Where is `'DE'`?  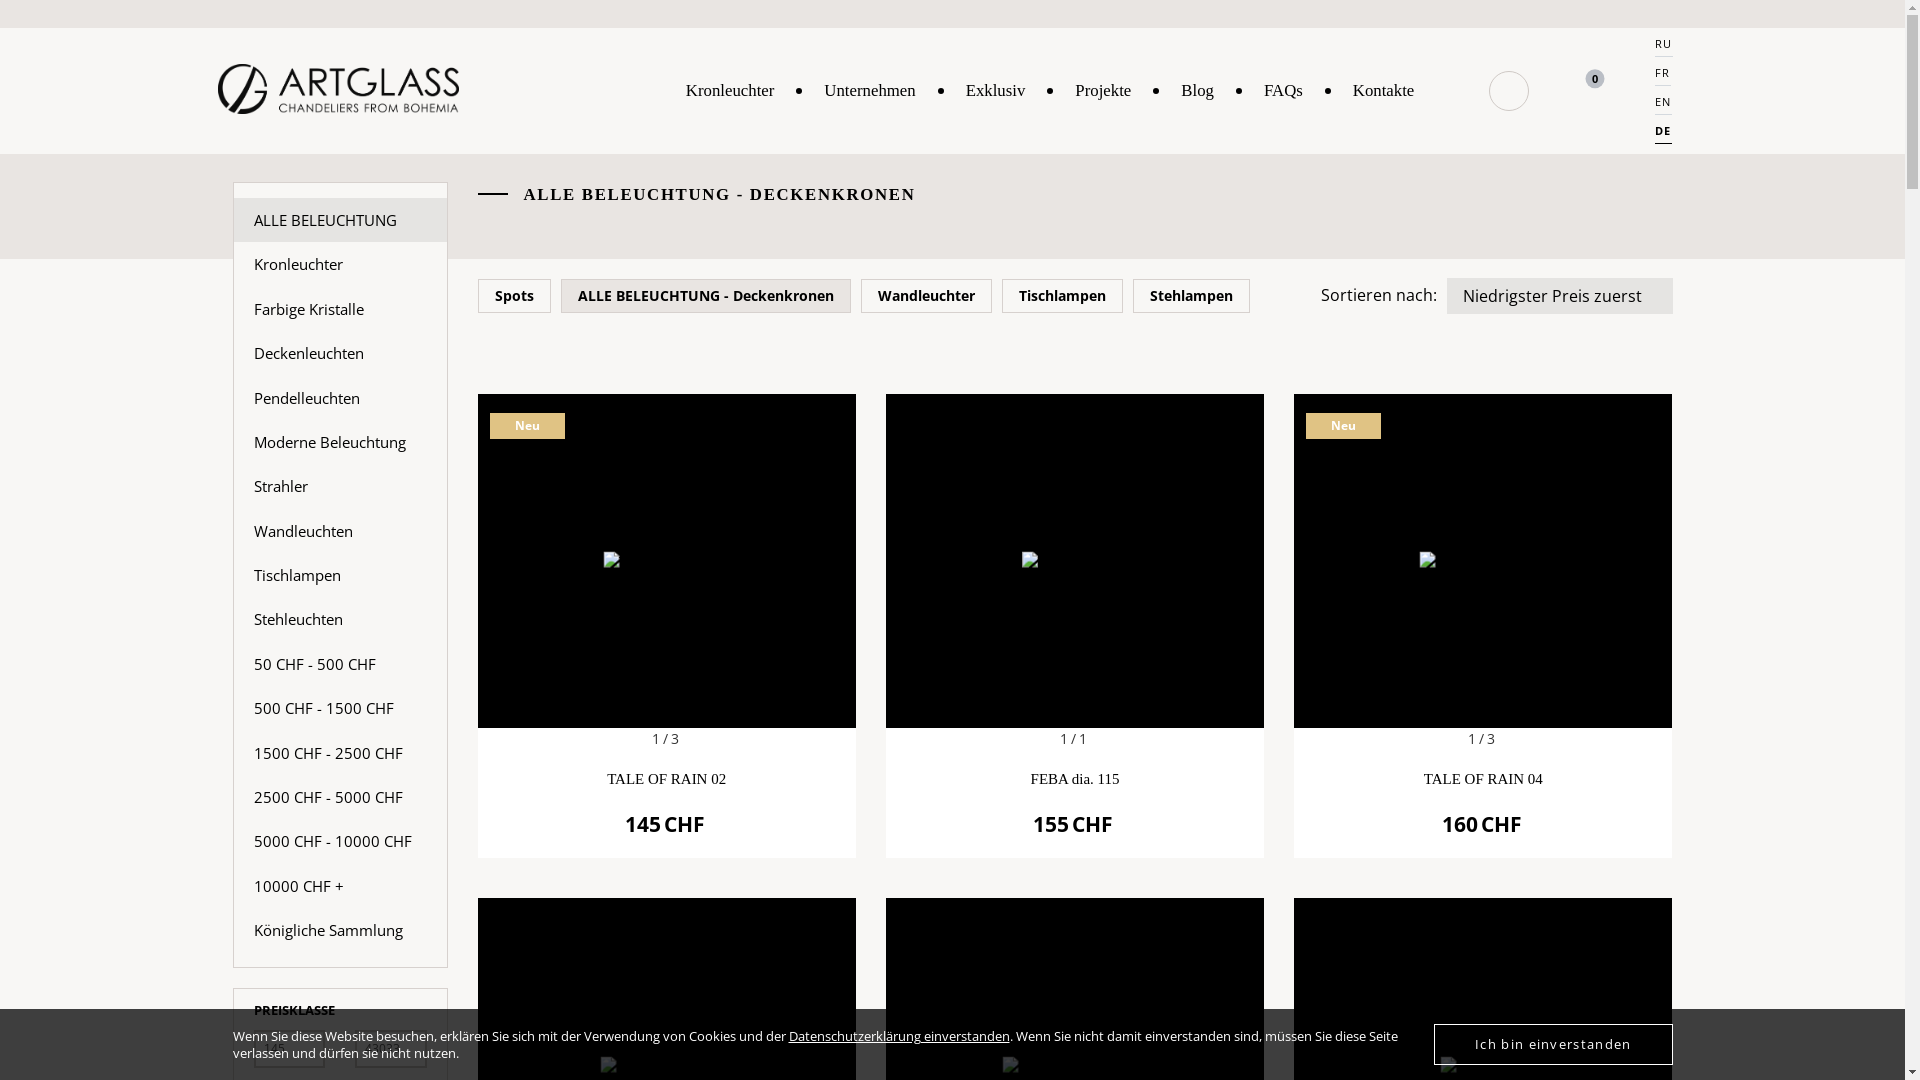
'DE' is located at coordinates (1655, 134).